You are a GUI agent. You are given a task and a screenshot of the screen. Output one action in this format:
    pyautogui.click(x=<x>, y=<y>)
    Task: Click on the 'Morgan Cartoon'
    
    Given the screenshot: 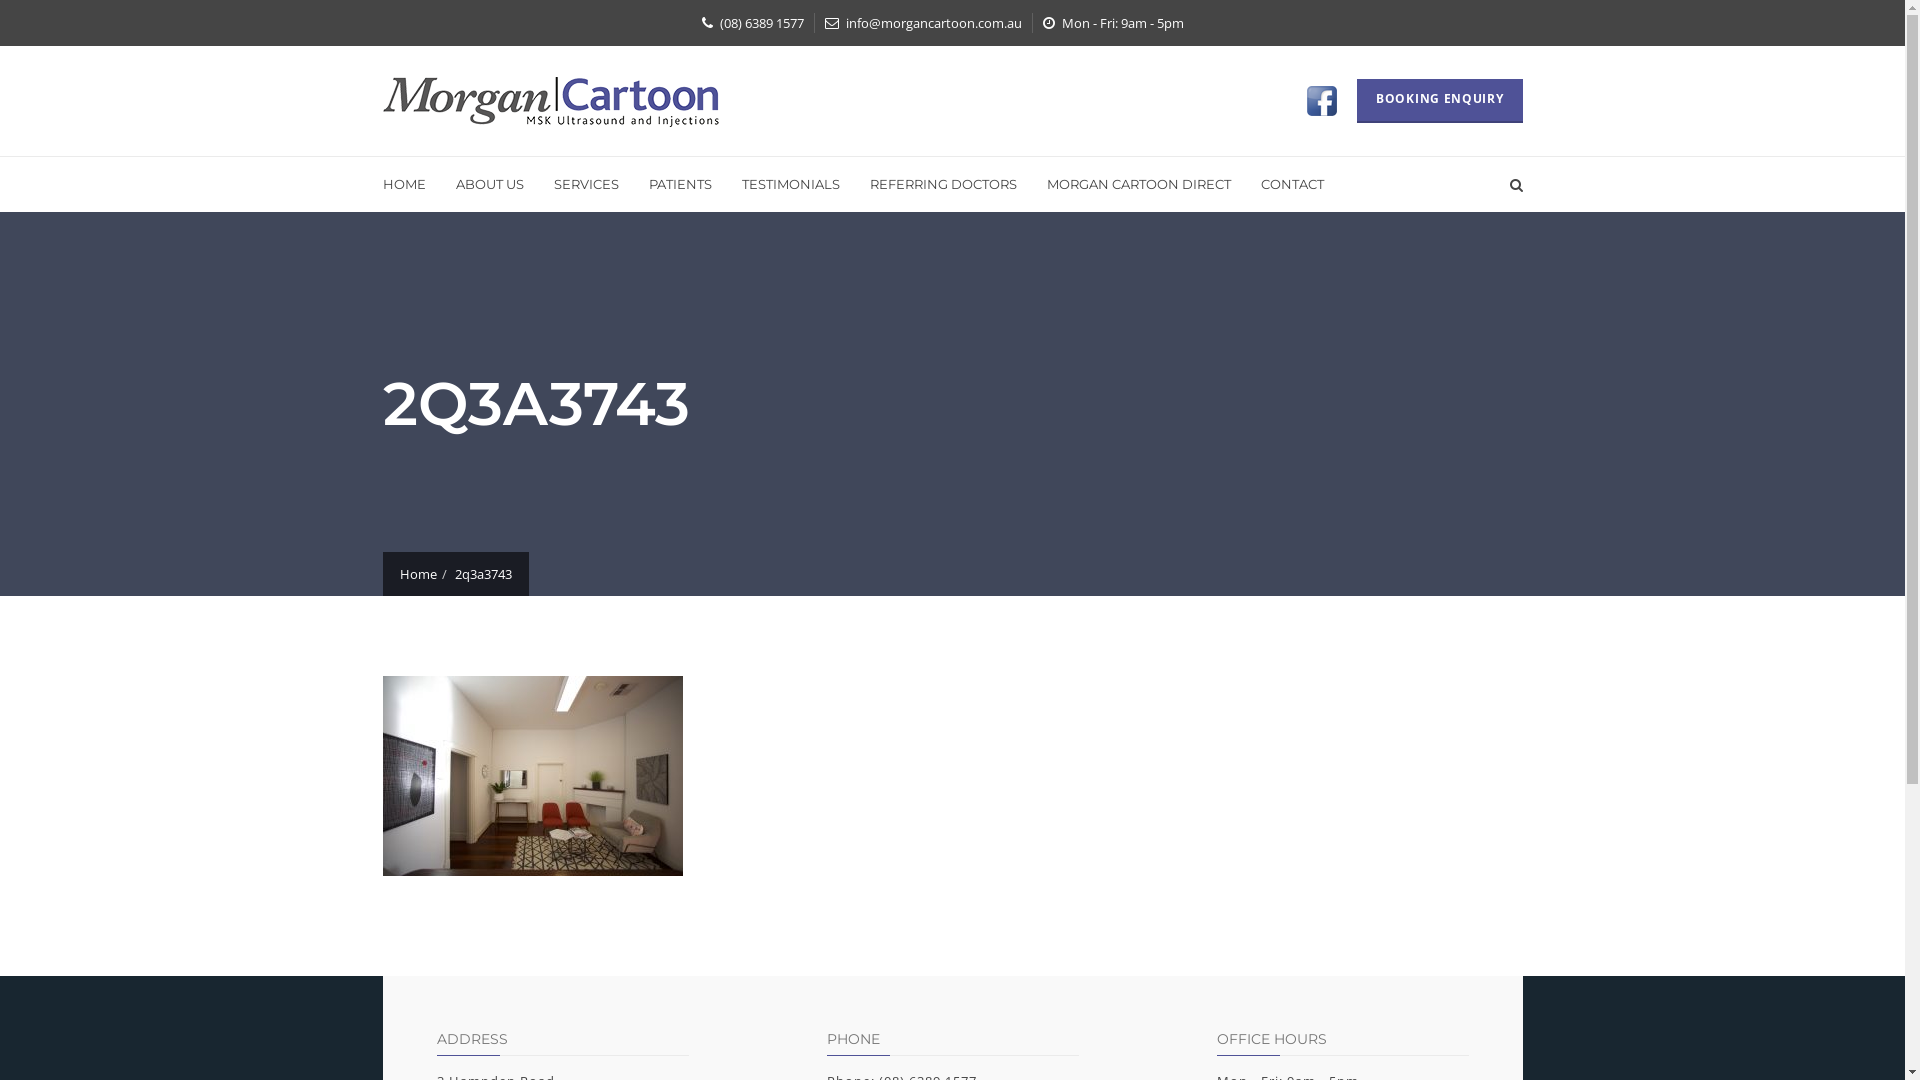 What is the action you would take?
    pyautogui.click(x=550, y=100)
    